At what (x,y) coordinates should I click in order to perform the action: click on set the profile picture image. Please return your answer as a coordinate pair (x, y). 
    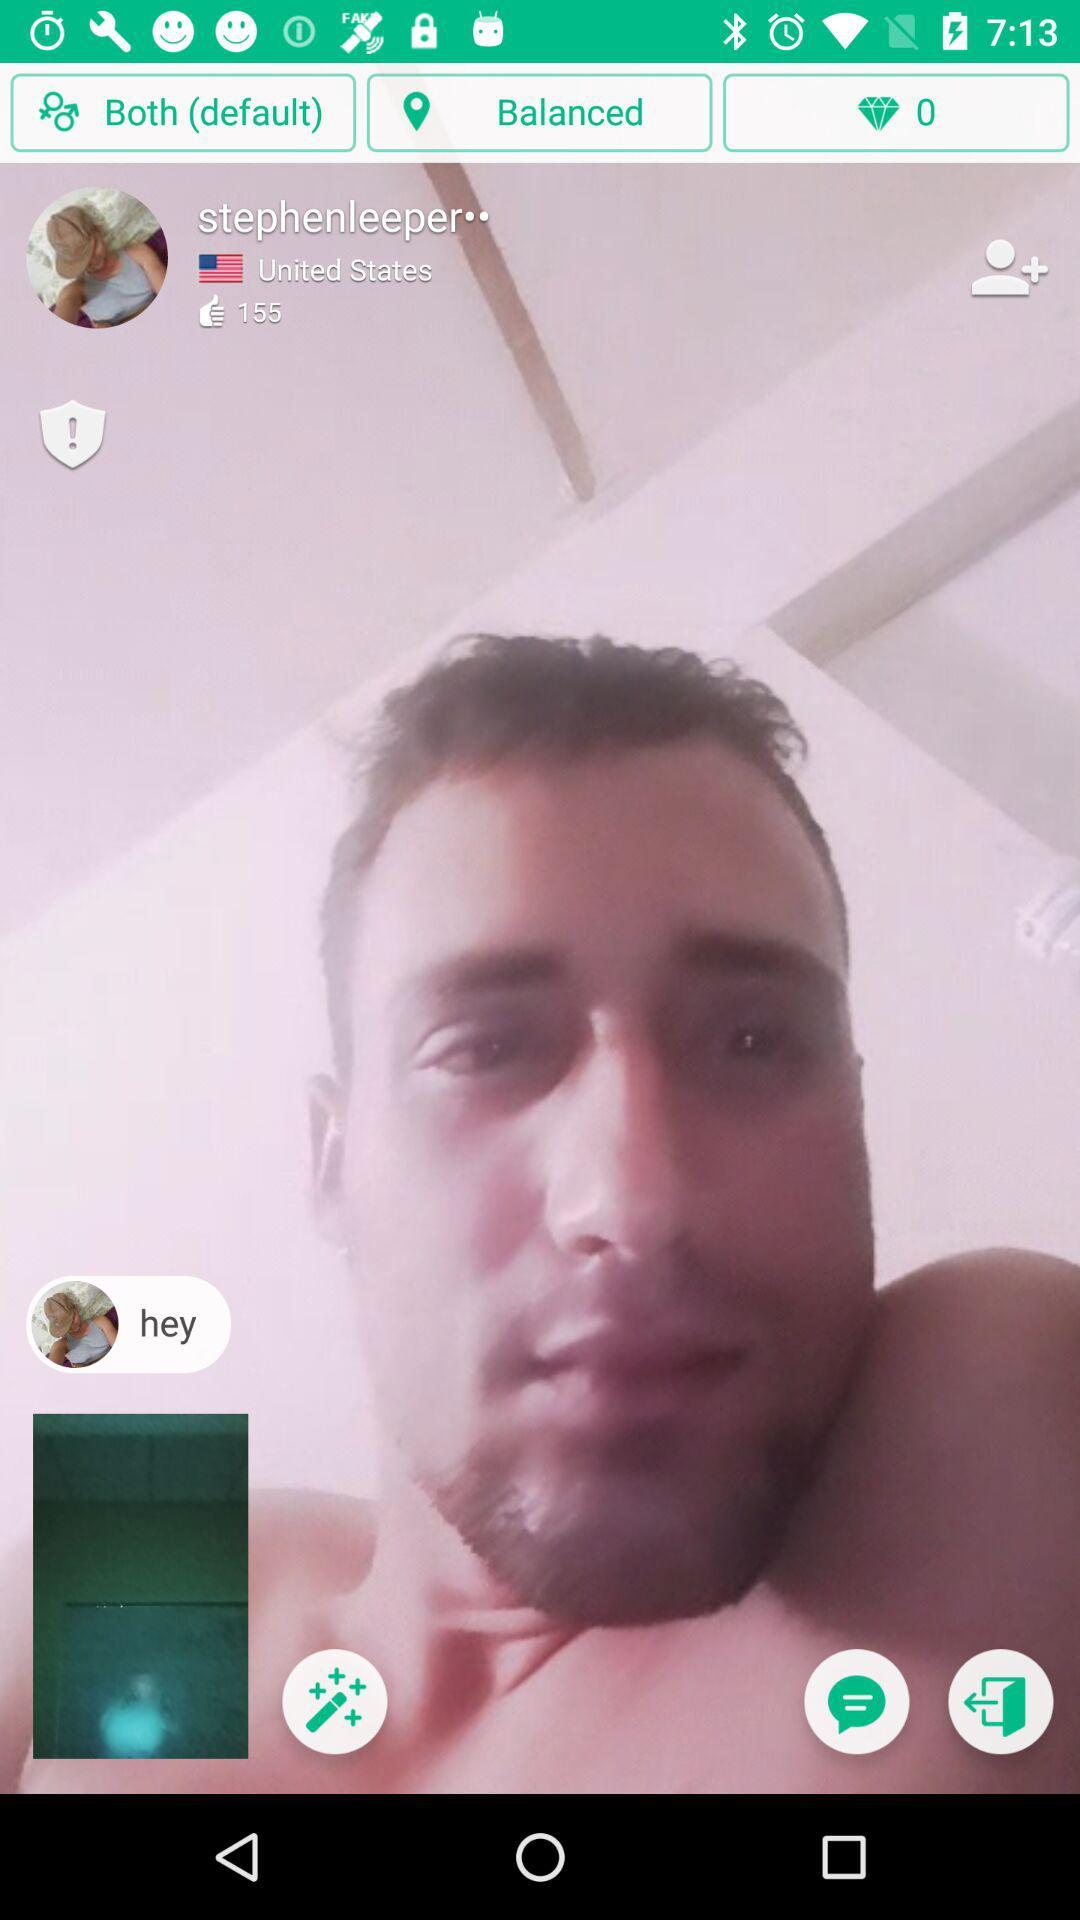
    Looking at the image, I should click on (97, 256).